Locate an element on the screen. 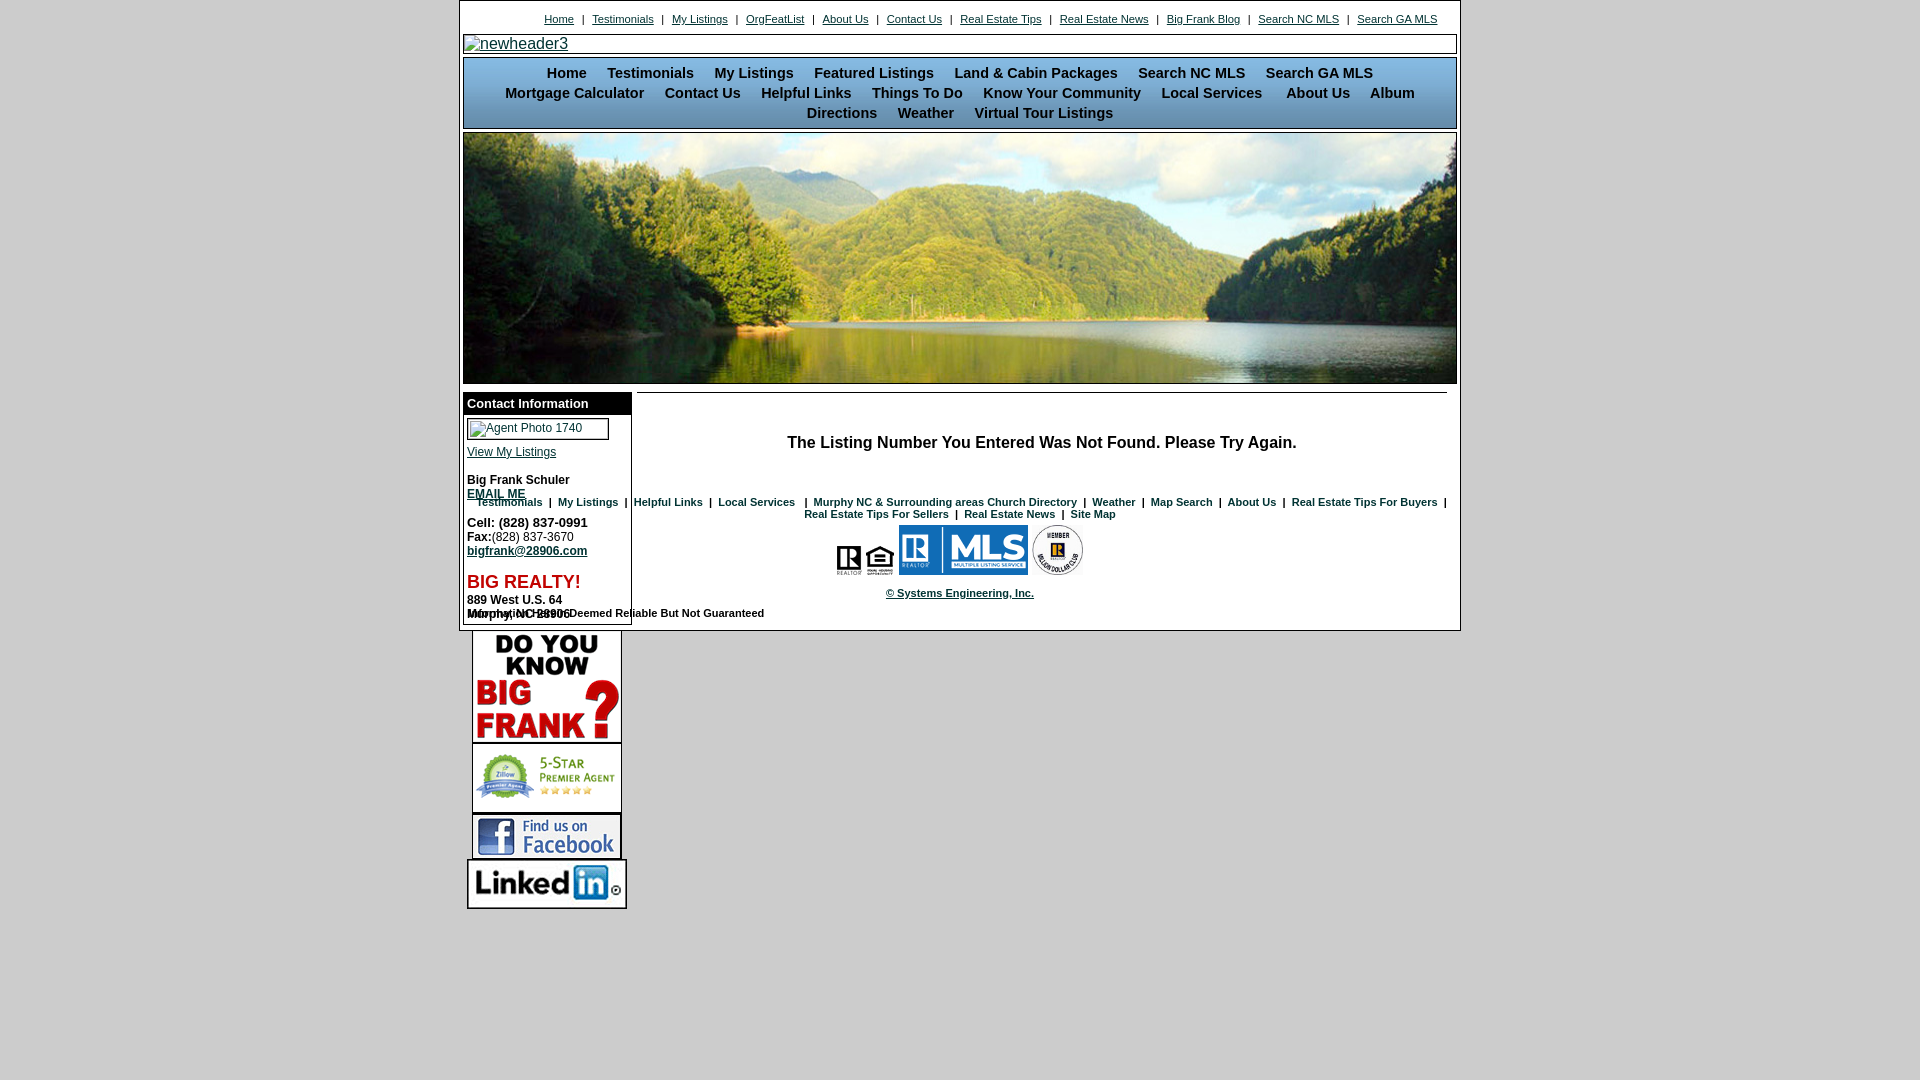 This screenshot has width=1920, height=1080. 'Home' is located at coordinates (542, 19).